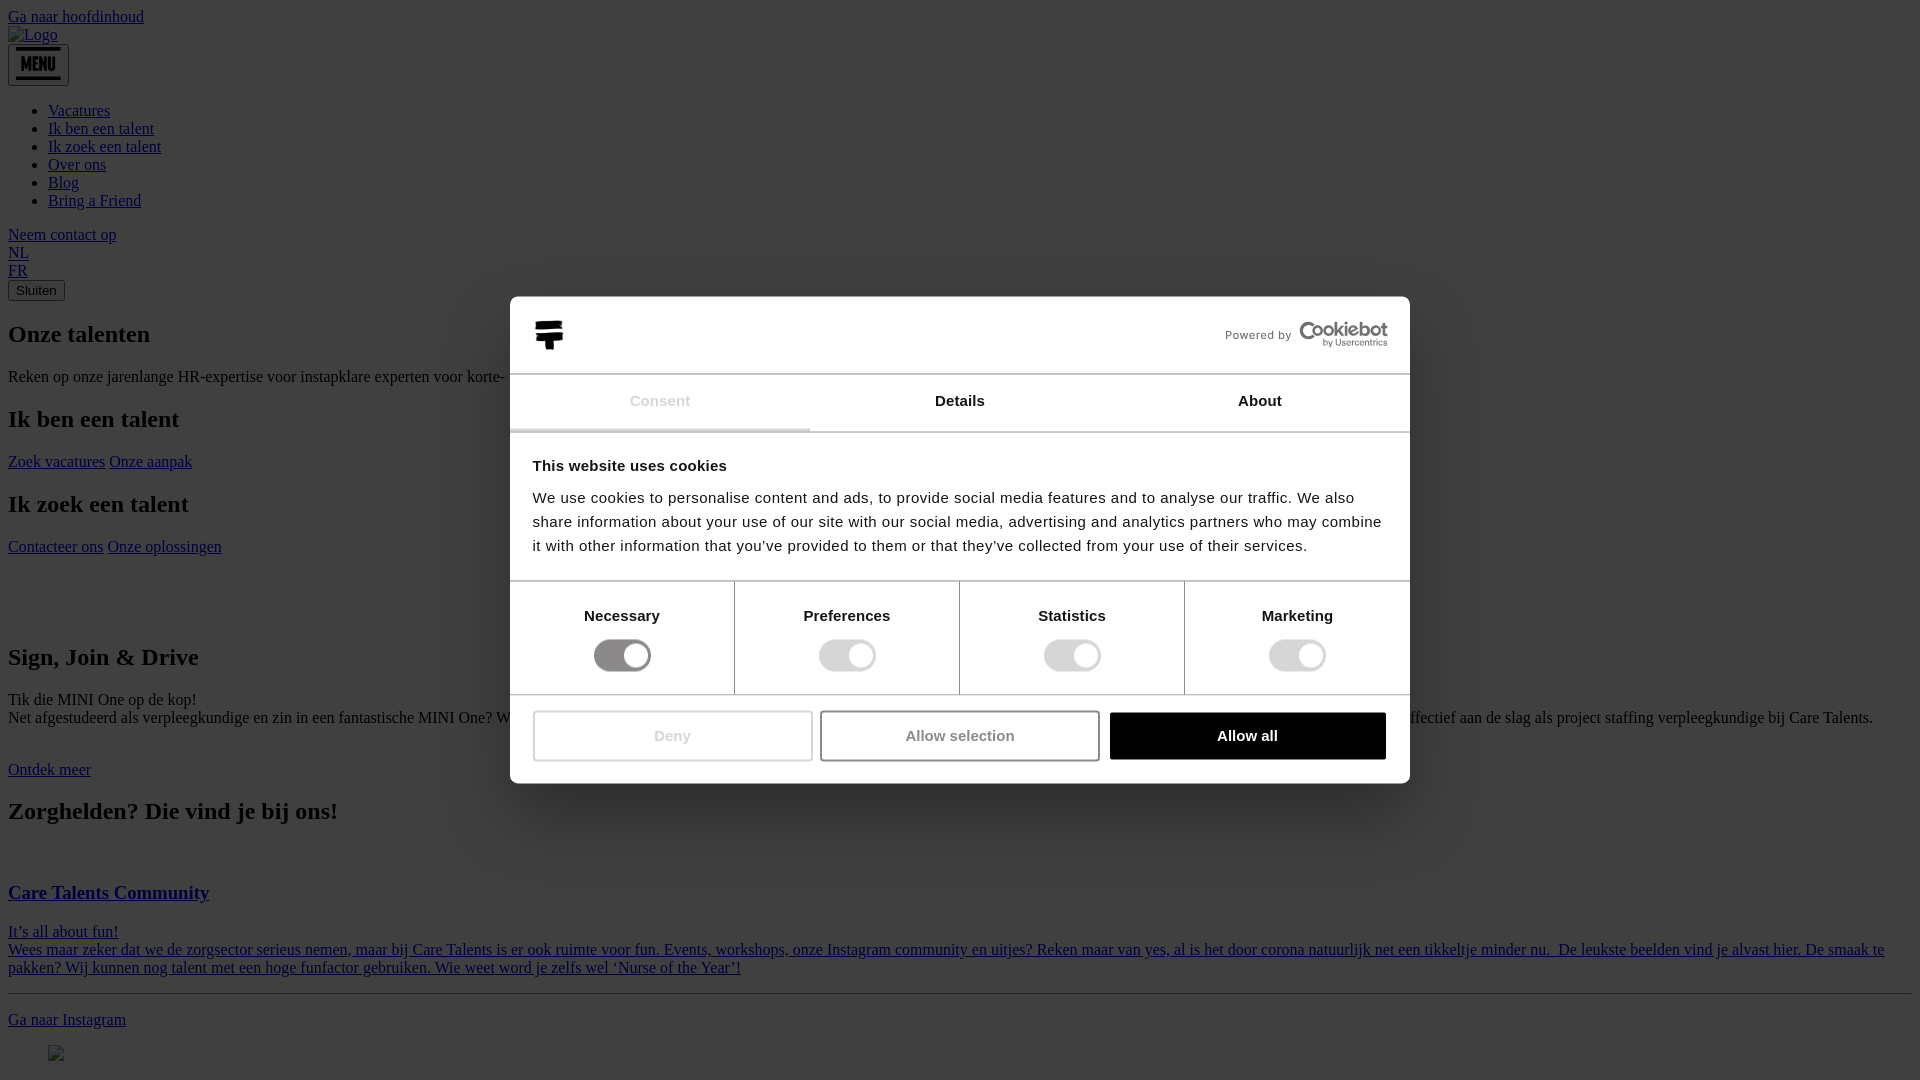 Image resolution: width=1920 pixels, height=1080 pixels. I want to click on 'Allow selection', so click(960, 735).